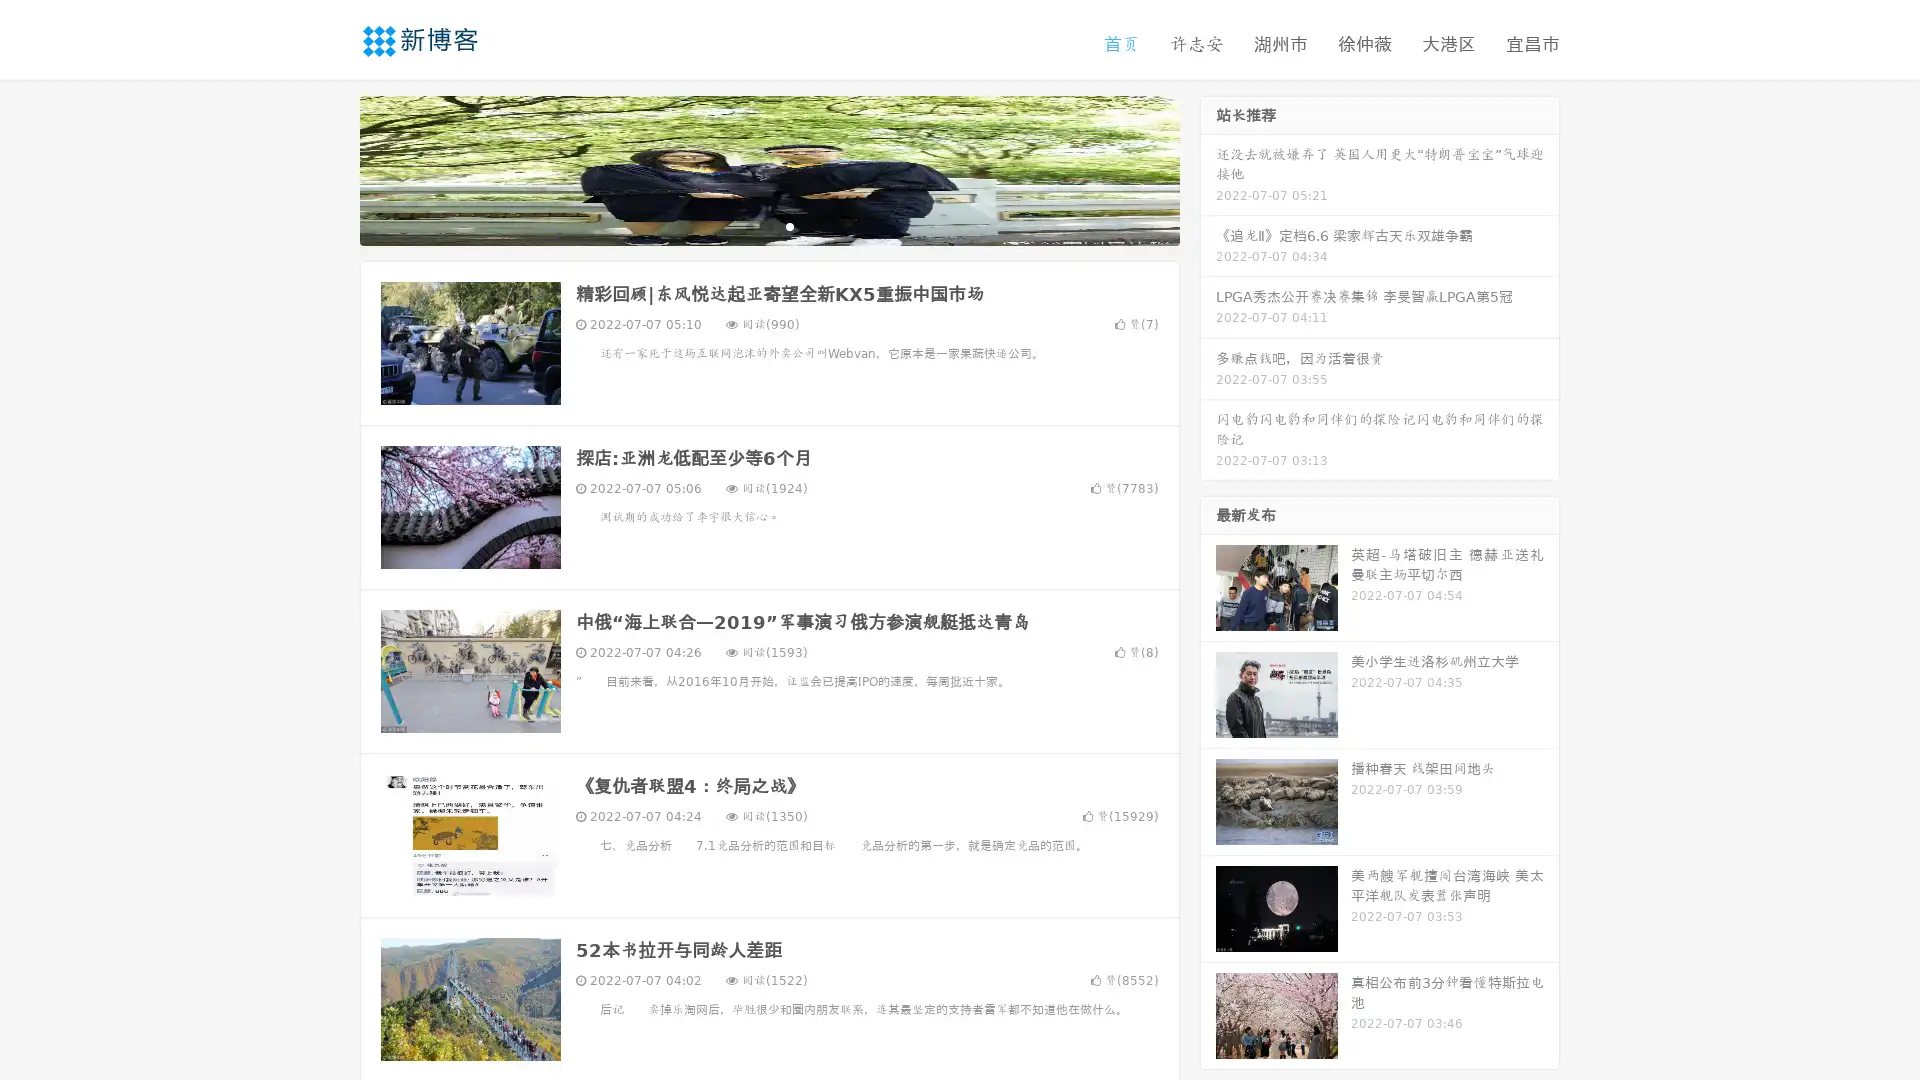 This screenshot has width=1920, height=1080. I want to click on Previous slide, so click(330, 168).